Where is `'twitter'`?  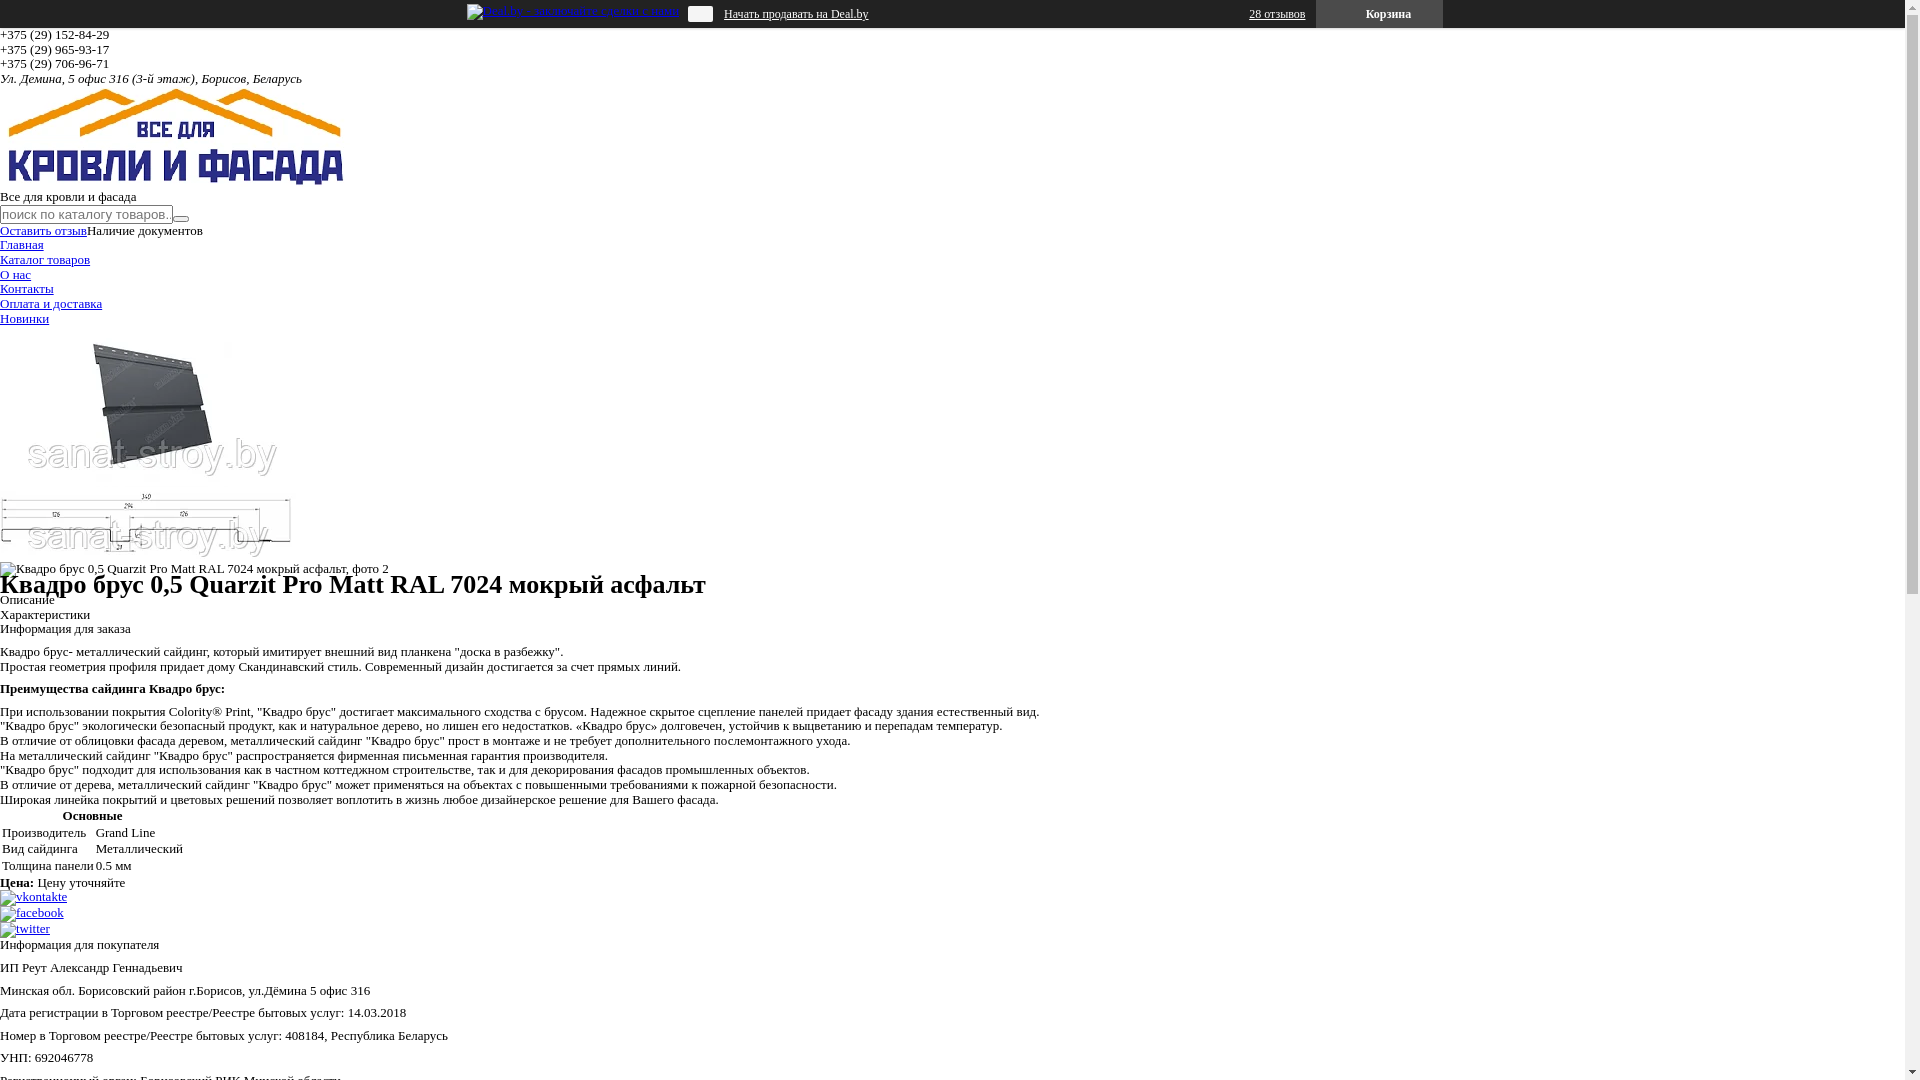 'twitter' is located at coordinates (0, 928).